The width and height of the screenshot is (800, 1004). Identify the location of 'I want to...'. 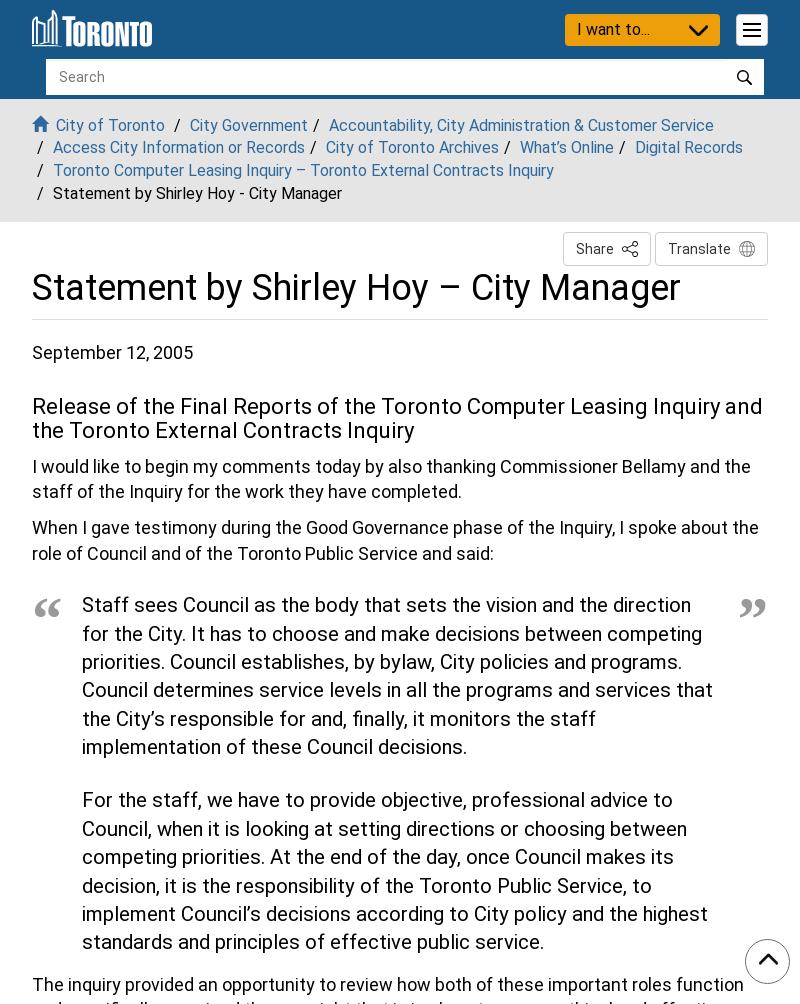
(612, 28).